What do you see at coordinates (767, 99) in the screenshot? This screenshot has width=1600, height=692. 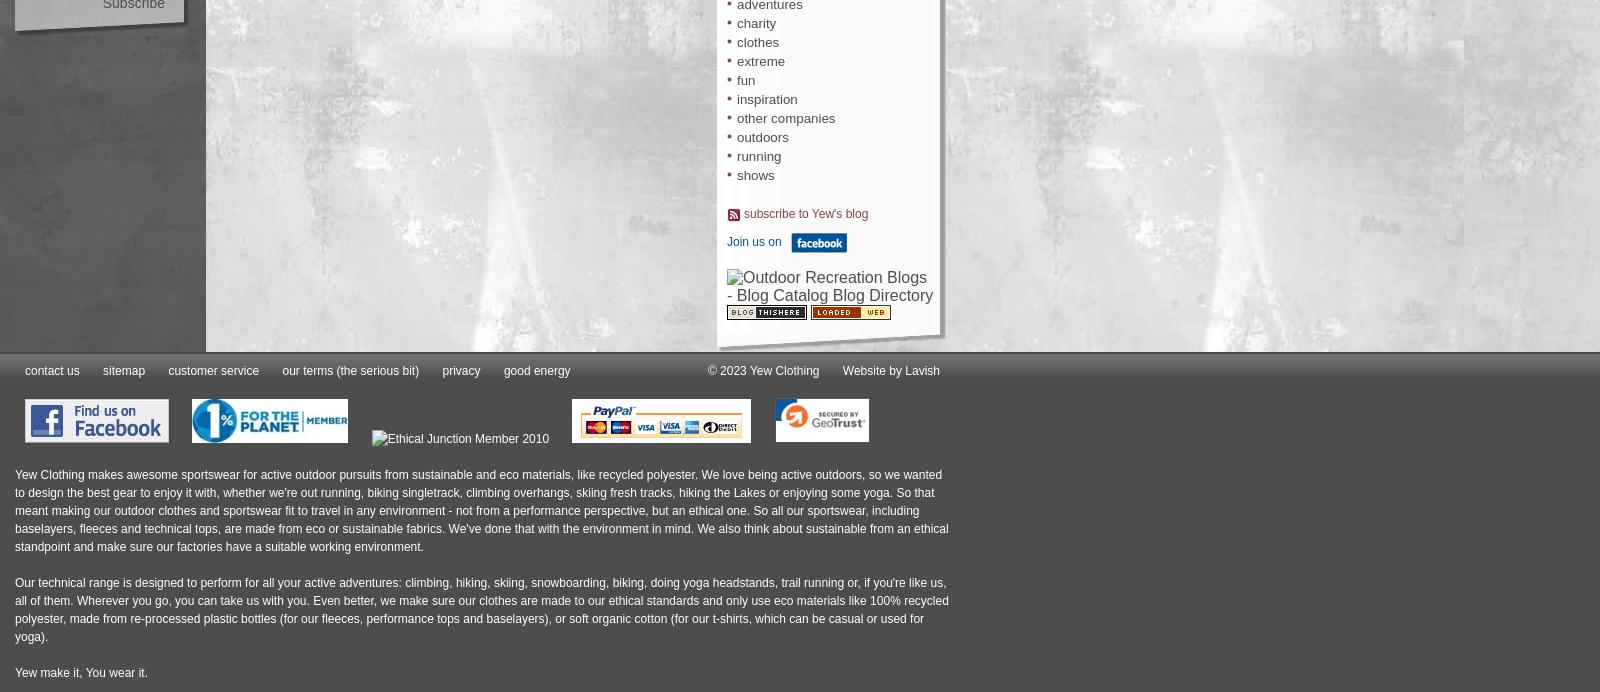 I see `'inspiration'` at bounding box center [767, 99].